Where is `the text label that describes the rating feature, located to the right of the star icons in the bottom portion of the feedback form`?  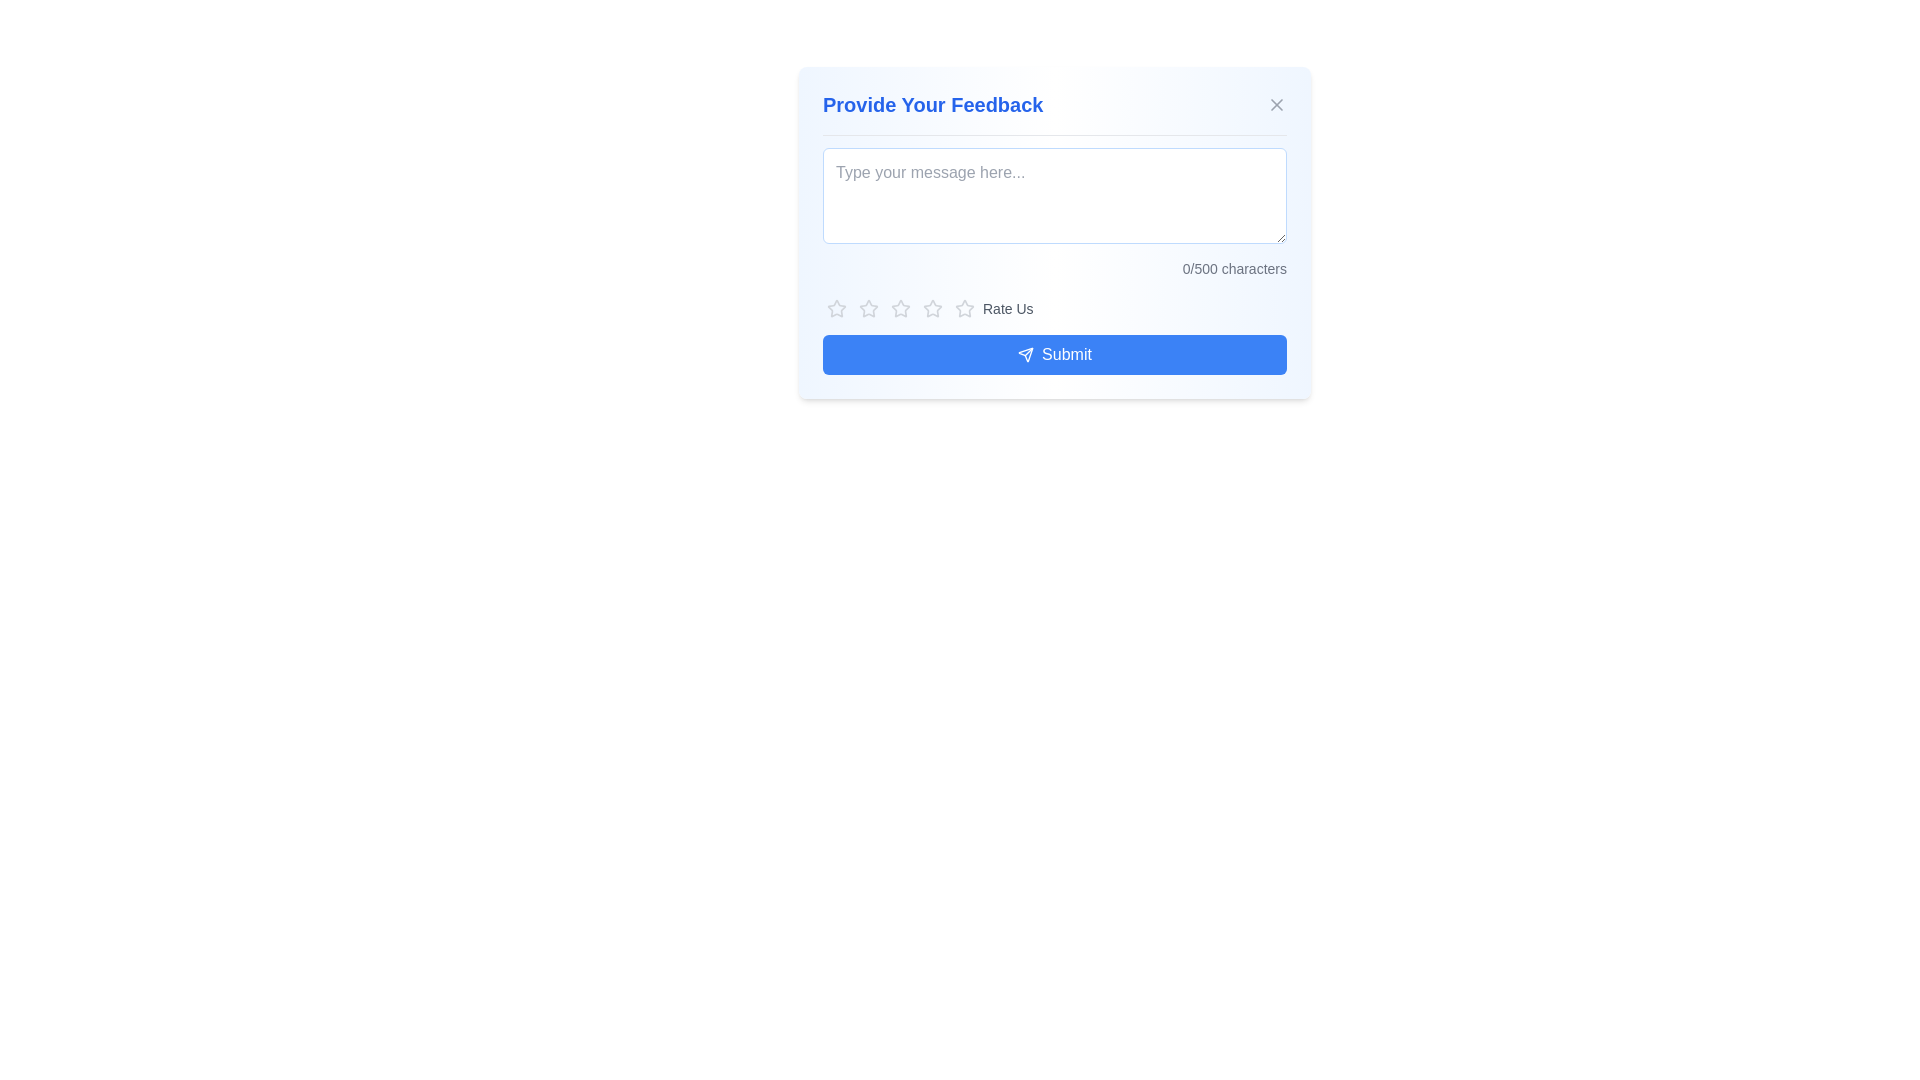 the text label that describes the rating feature, located to the right of the star icons in the bottom portion of the feedback form is located at coordinates (1008, 308).